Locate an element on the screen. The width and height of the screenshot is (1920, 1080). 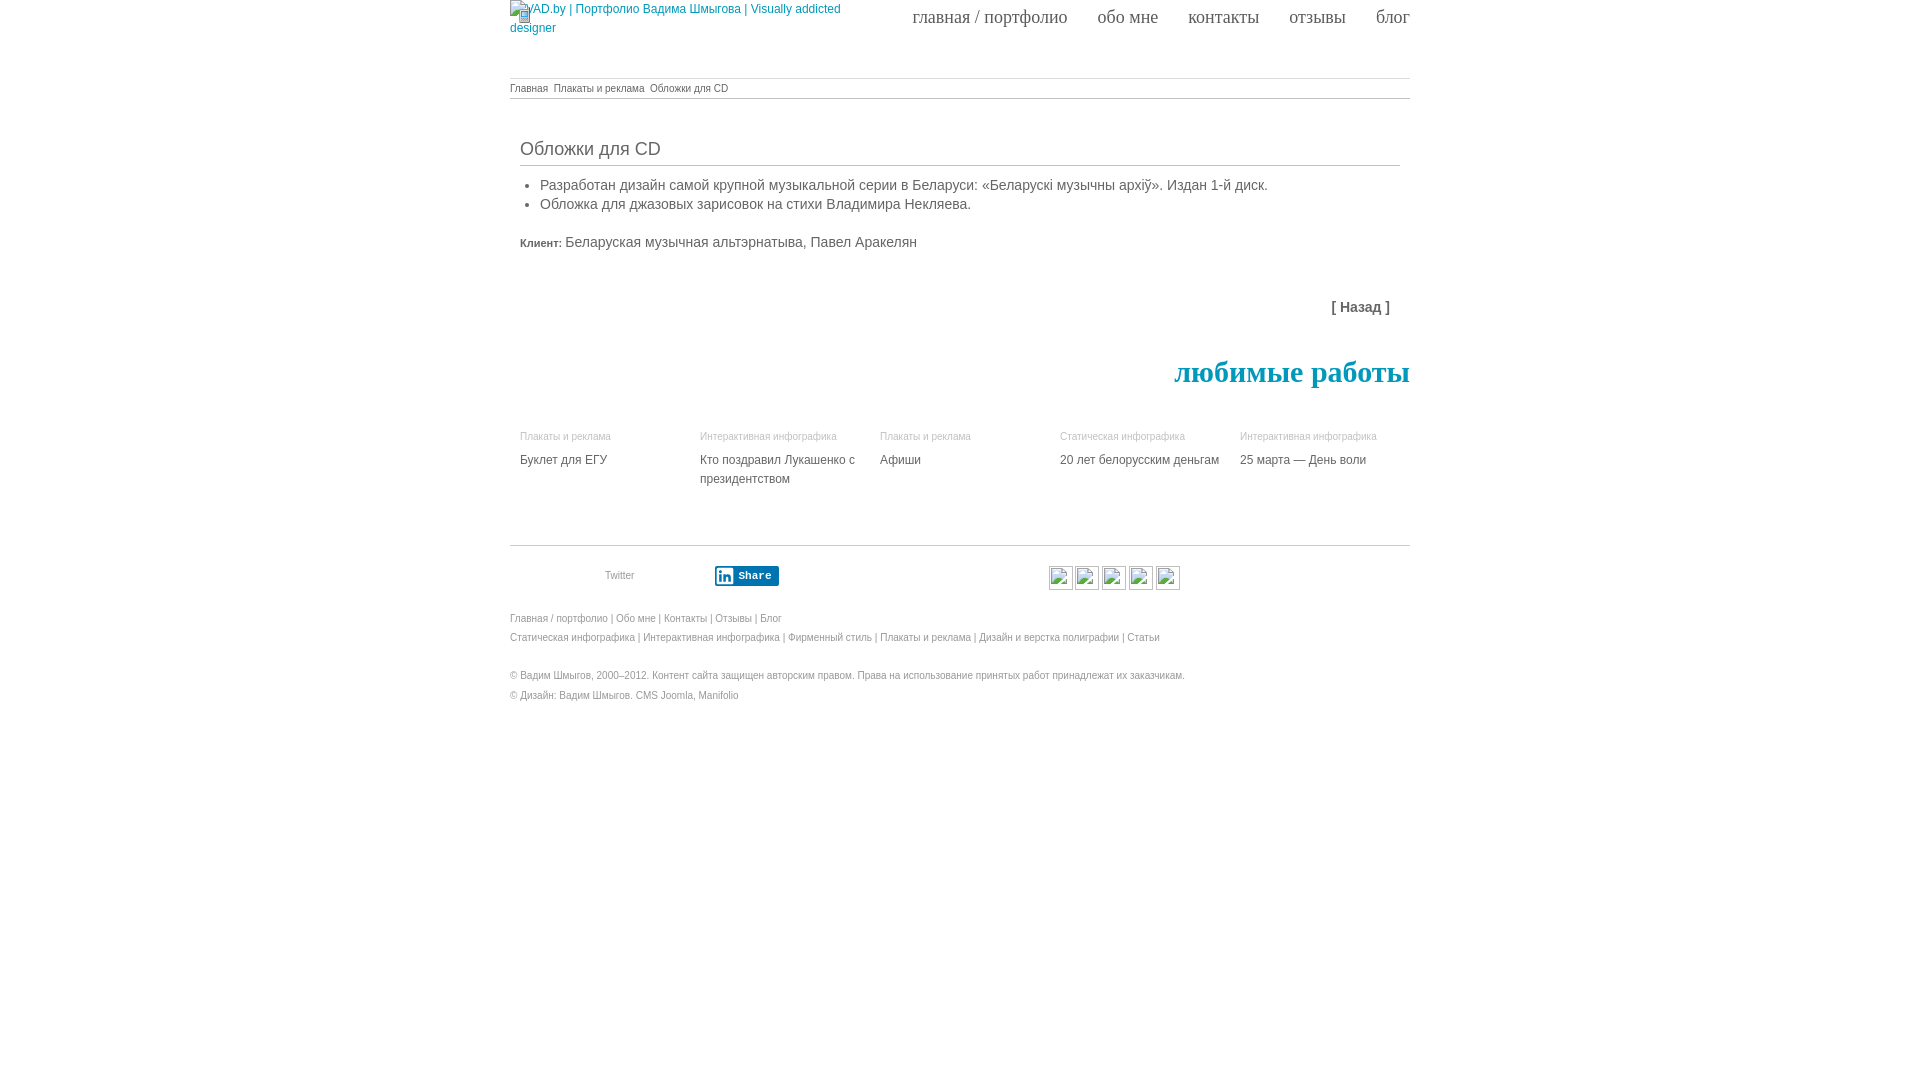
'Share' is located at coordinates (715, 575).